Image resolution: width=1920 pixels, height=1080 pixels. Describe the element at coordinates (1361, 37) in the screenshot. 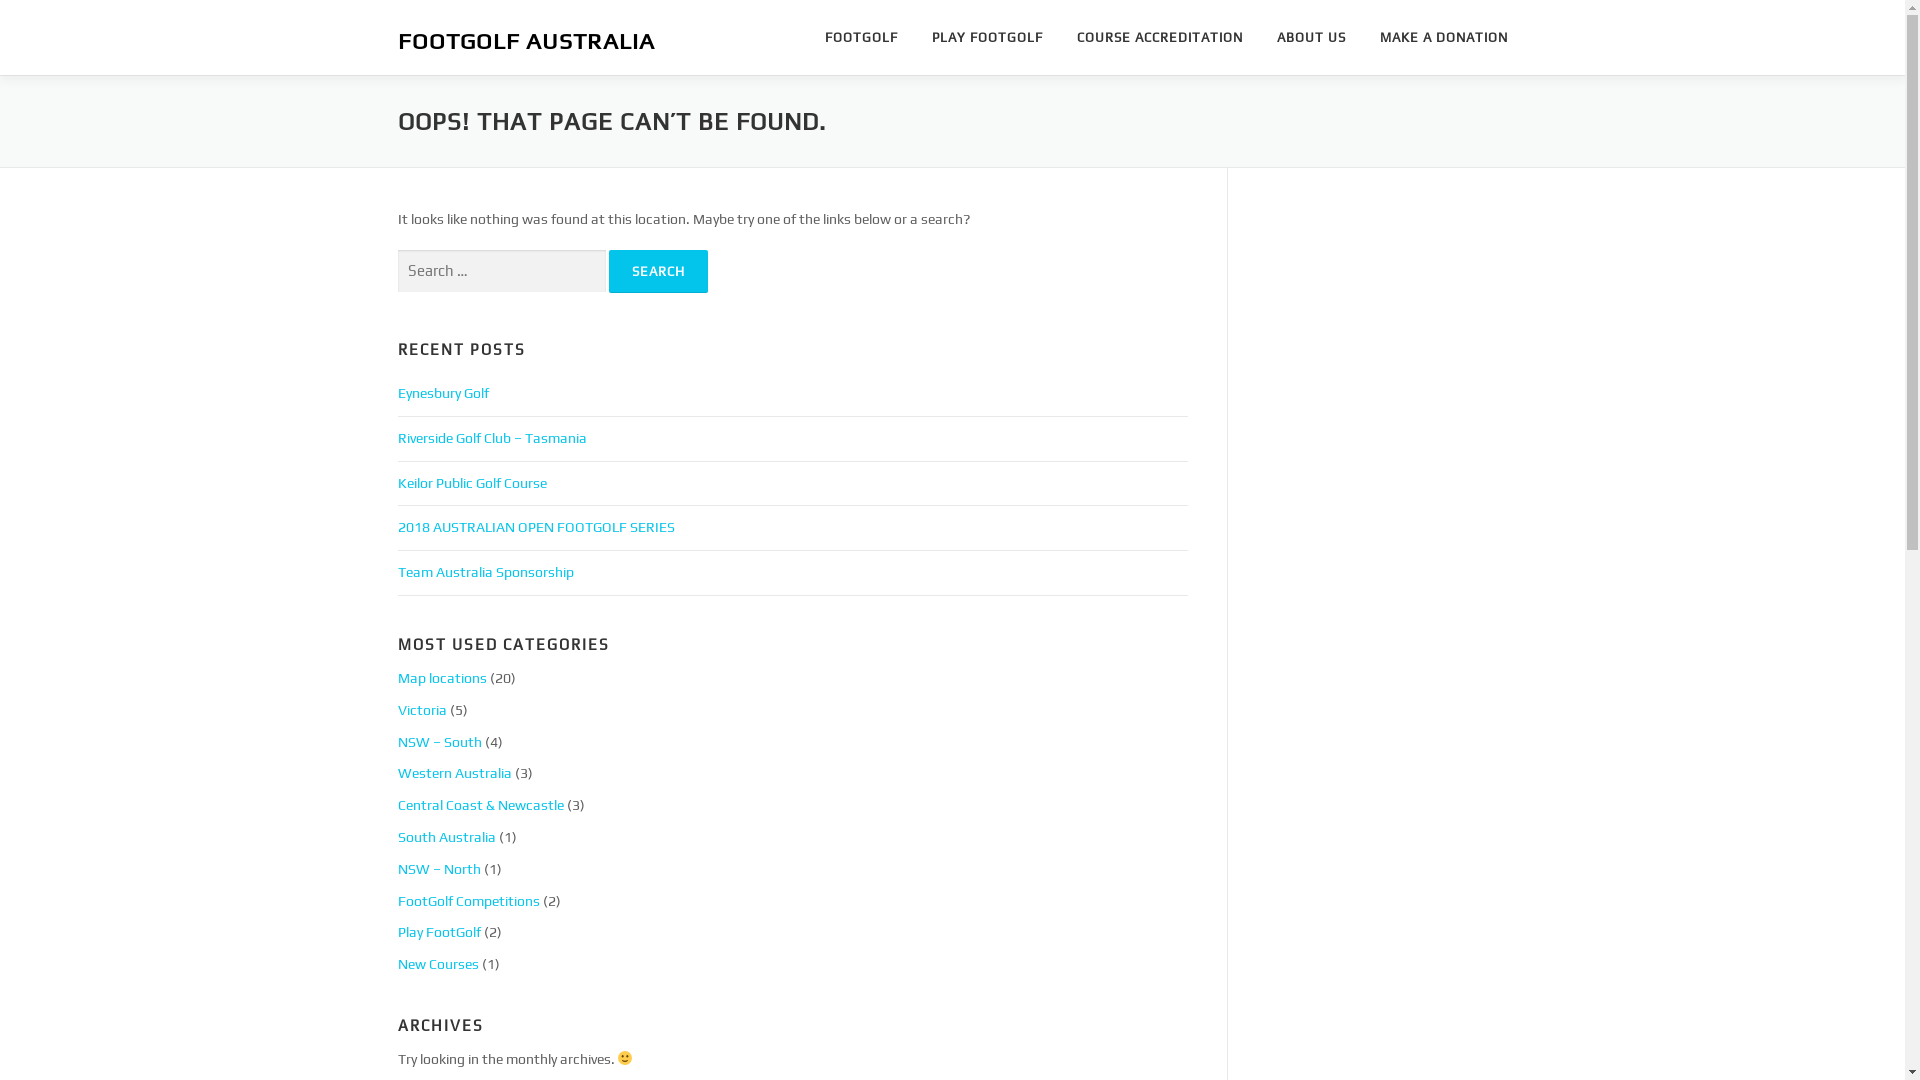

I see `'MAKE A DONATION'` at that location.